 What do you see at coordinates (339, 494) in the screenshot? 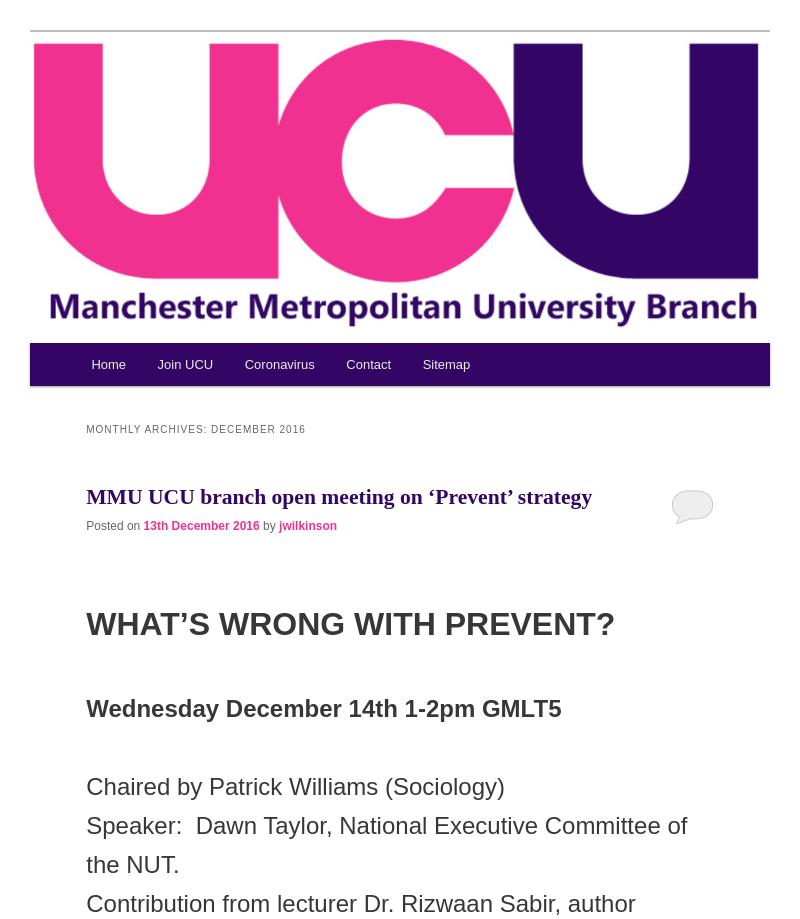
I see `'MMU UCU branch open meeting on ‘Prevent’ strategy'` at bounding box center [339, 494].